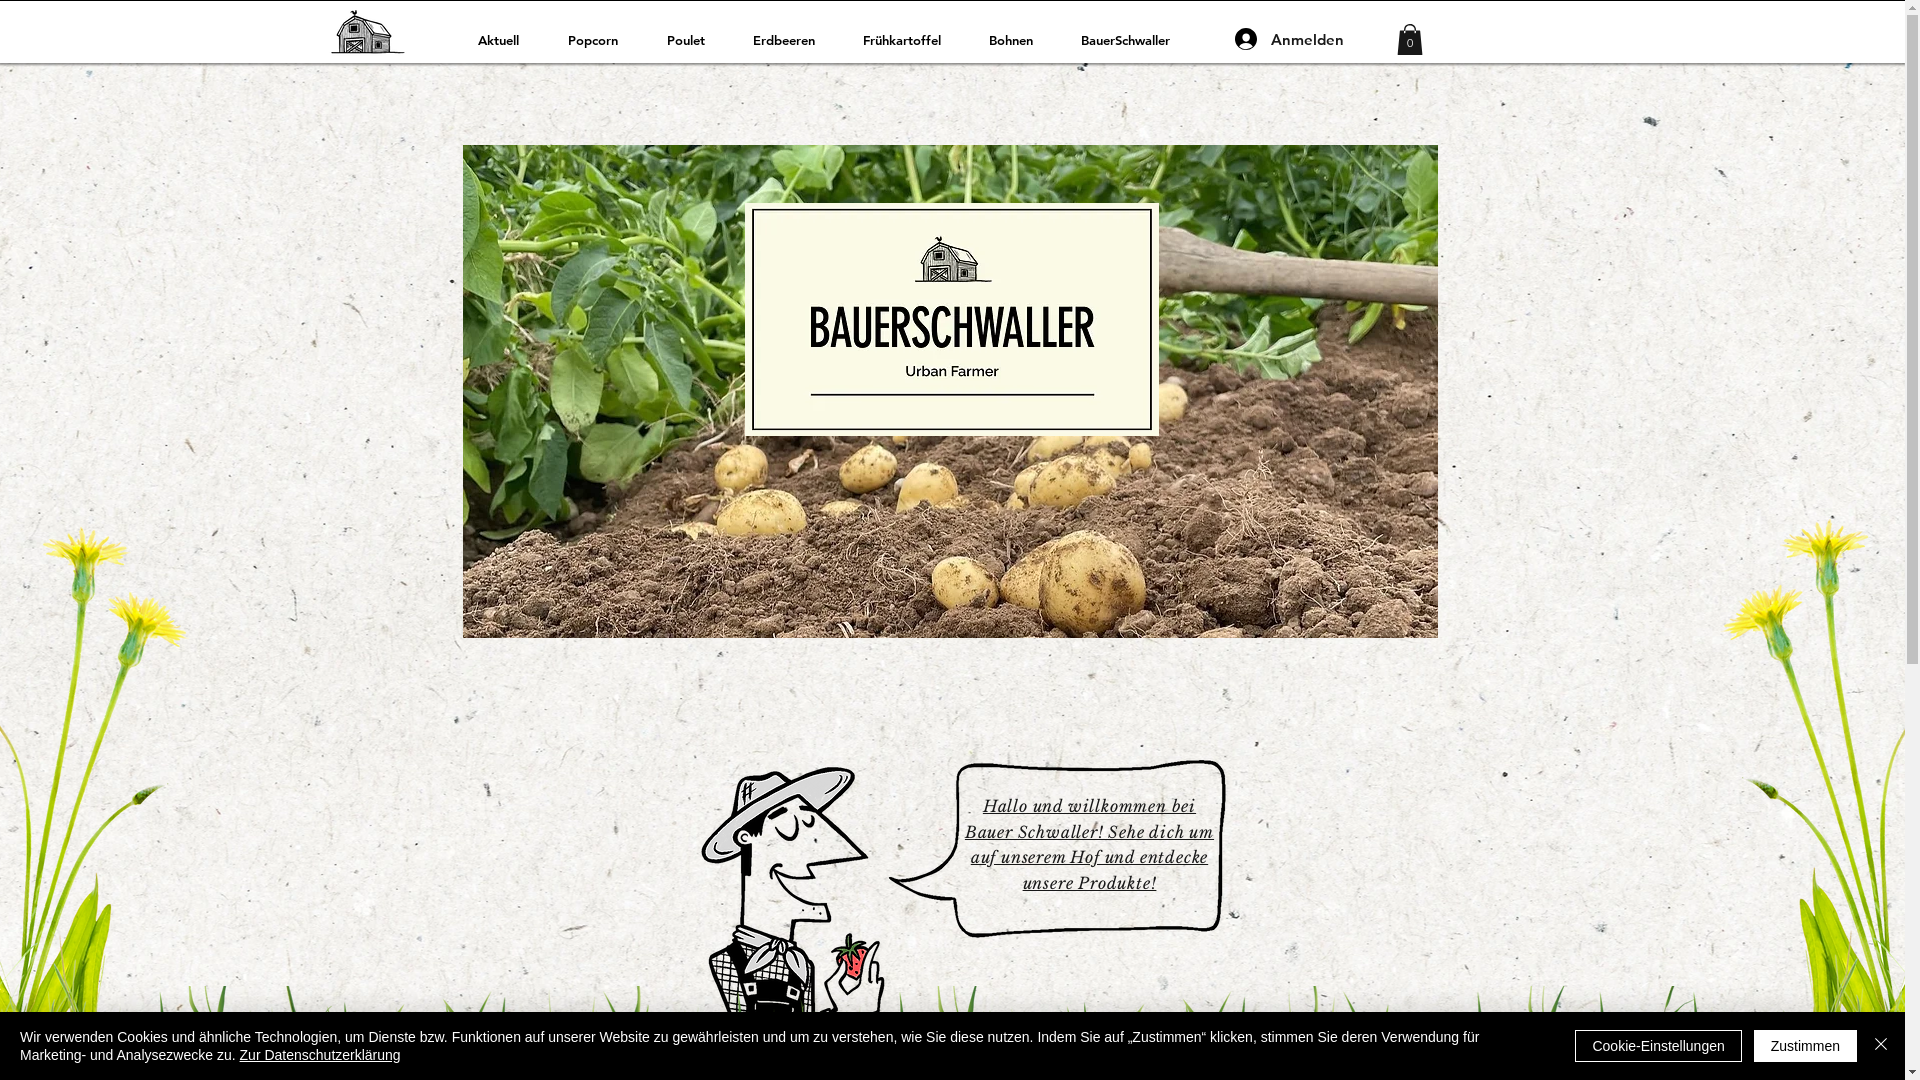 The height and width of the screenshot is (1080, 1920). What do you see at coordinates (1134, 39) in the screenshot?
I see `'BauerSchwaller'` at bounding box center [1134, 39].